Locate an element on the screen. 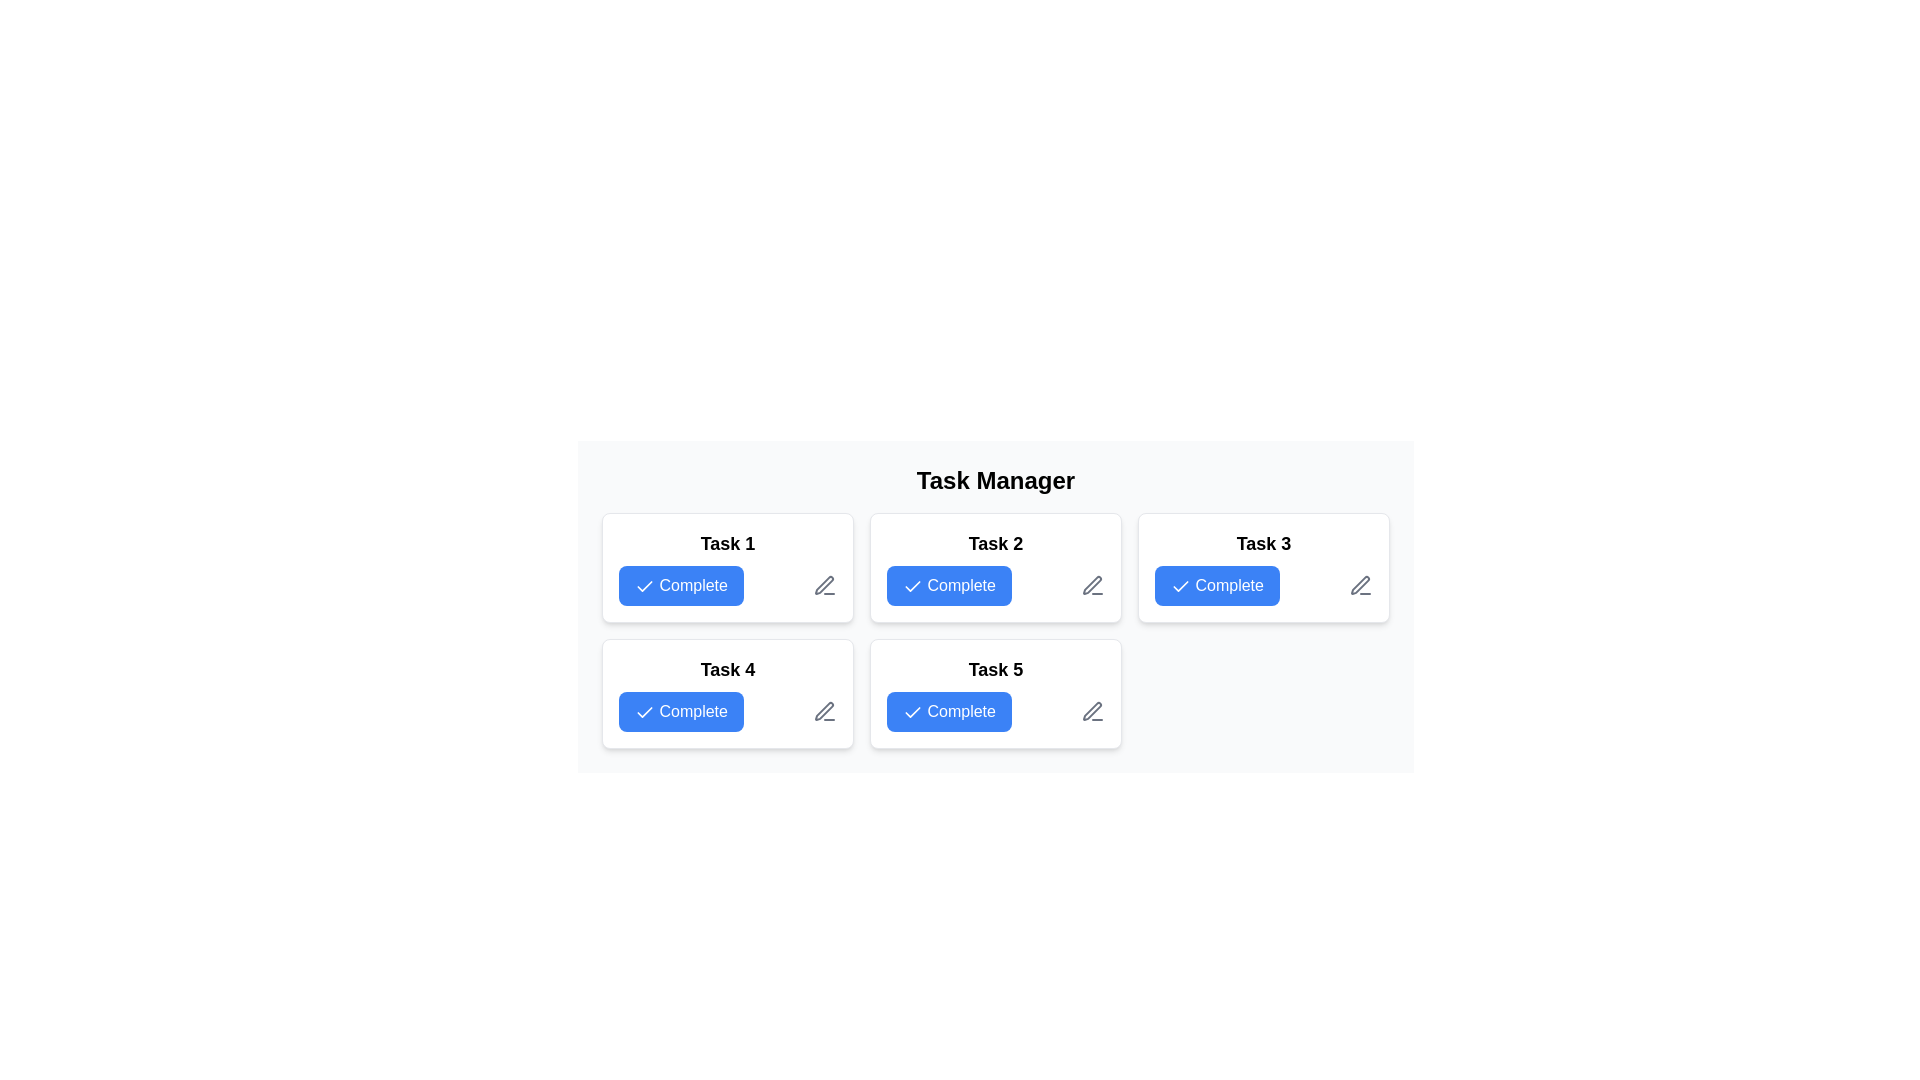 The image size is (1920, 1080). the check icon inside the 'Complete' button located under 'Task 4' in the task grid layout is located at coordinates (644, 711).